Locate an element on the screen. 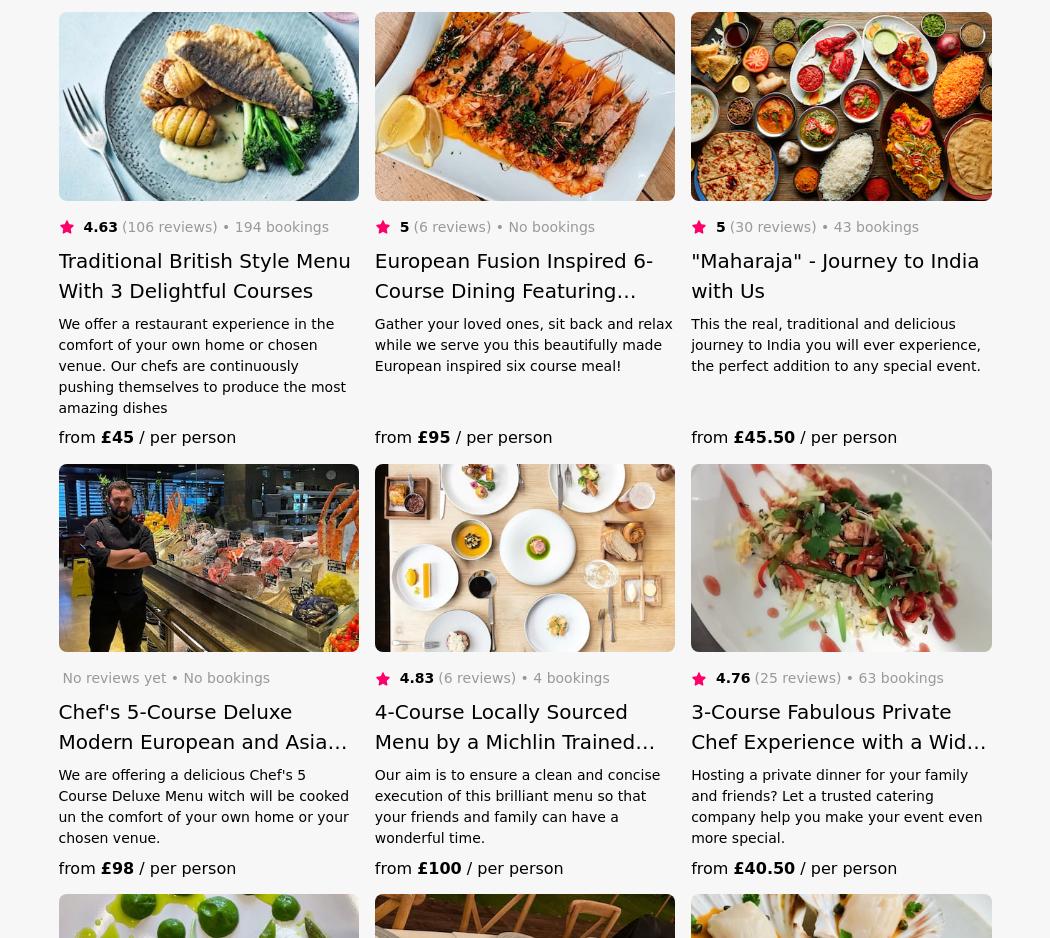  '£100' is located at coordinates (438, 867).